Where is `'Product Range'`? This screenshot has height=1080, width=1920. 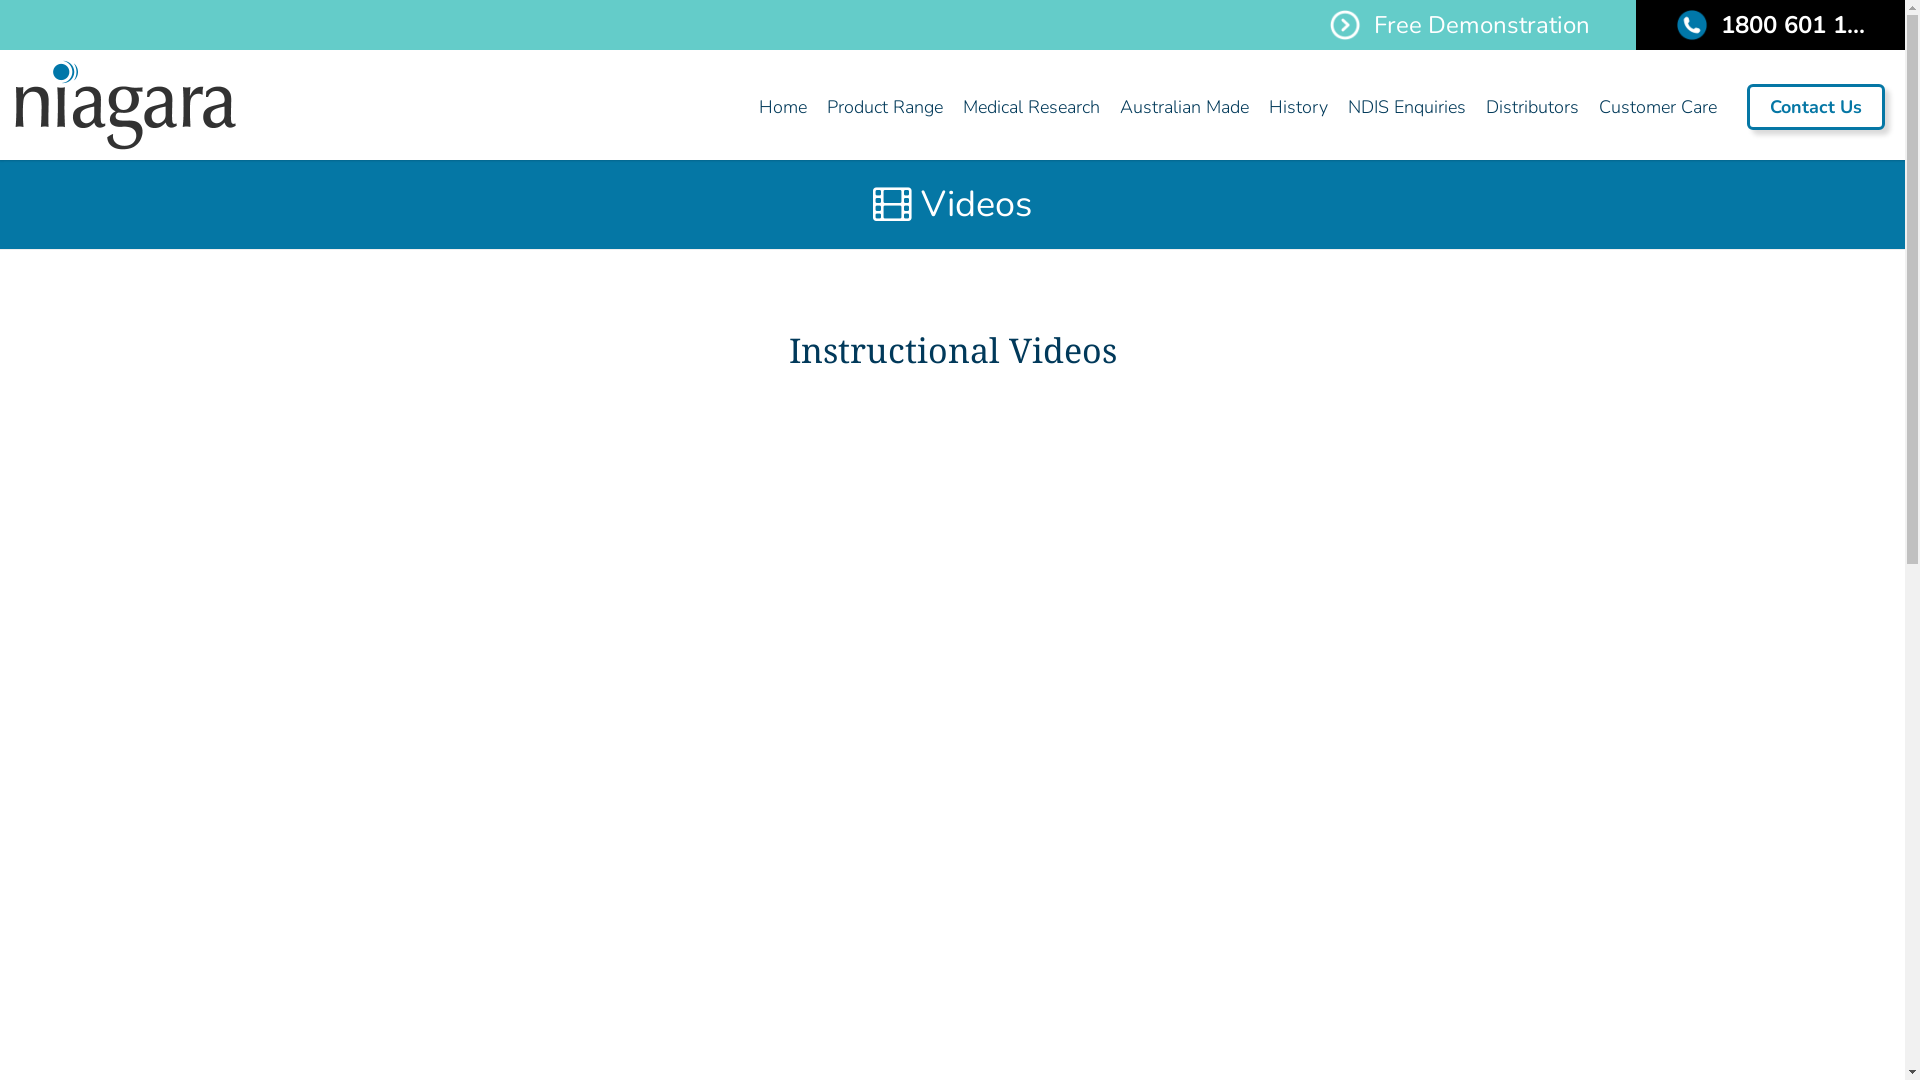
'Product Range' is located at coordinates (883, 107).